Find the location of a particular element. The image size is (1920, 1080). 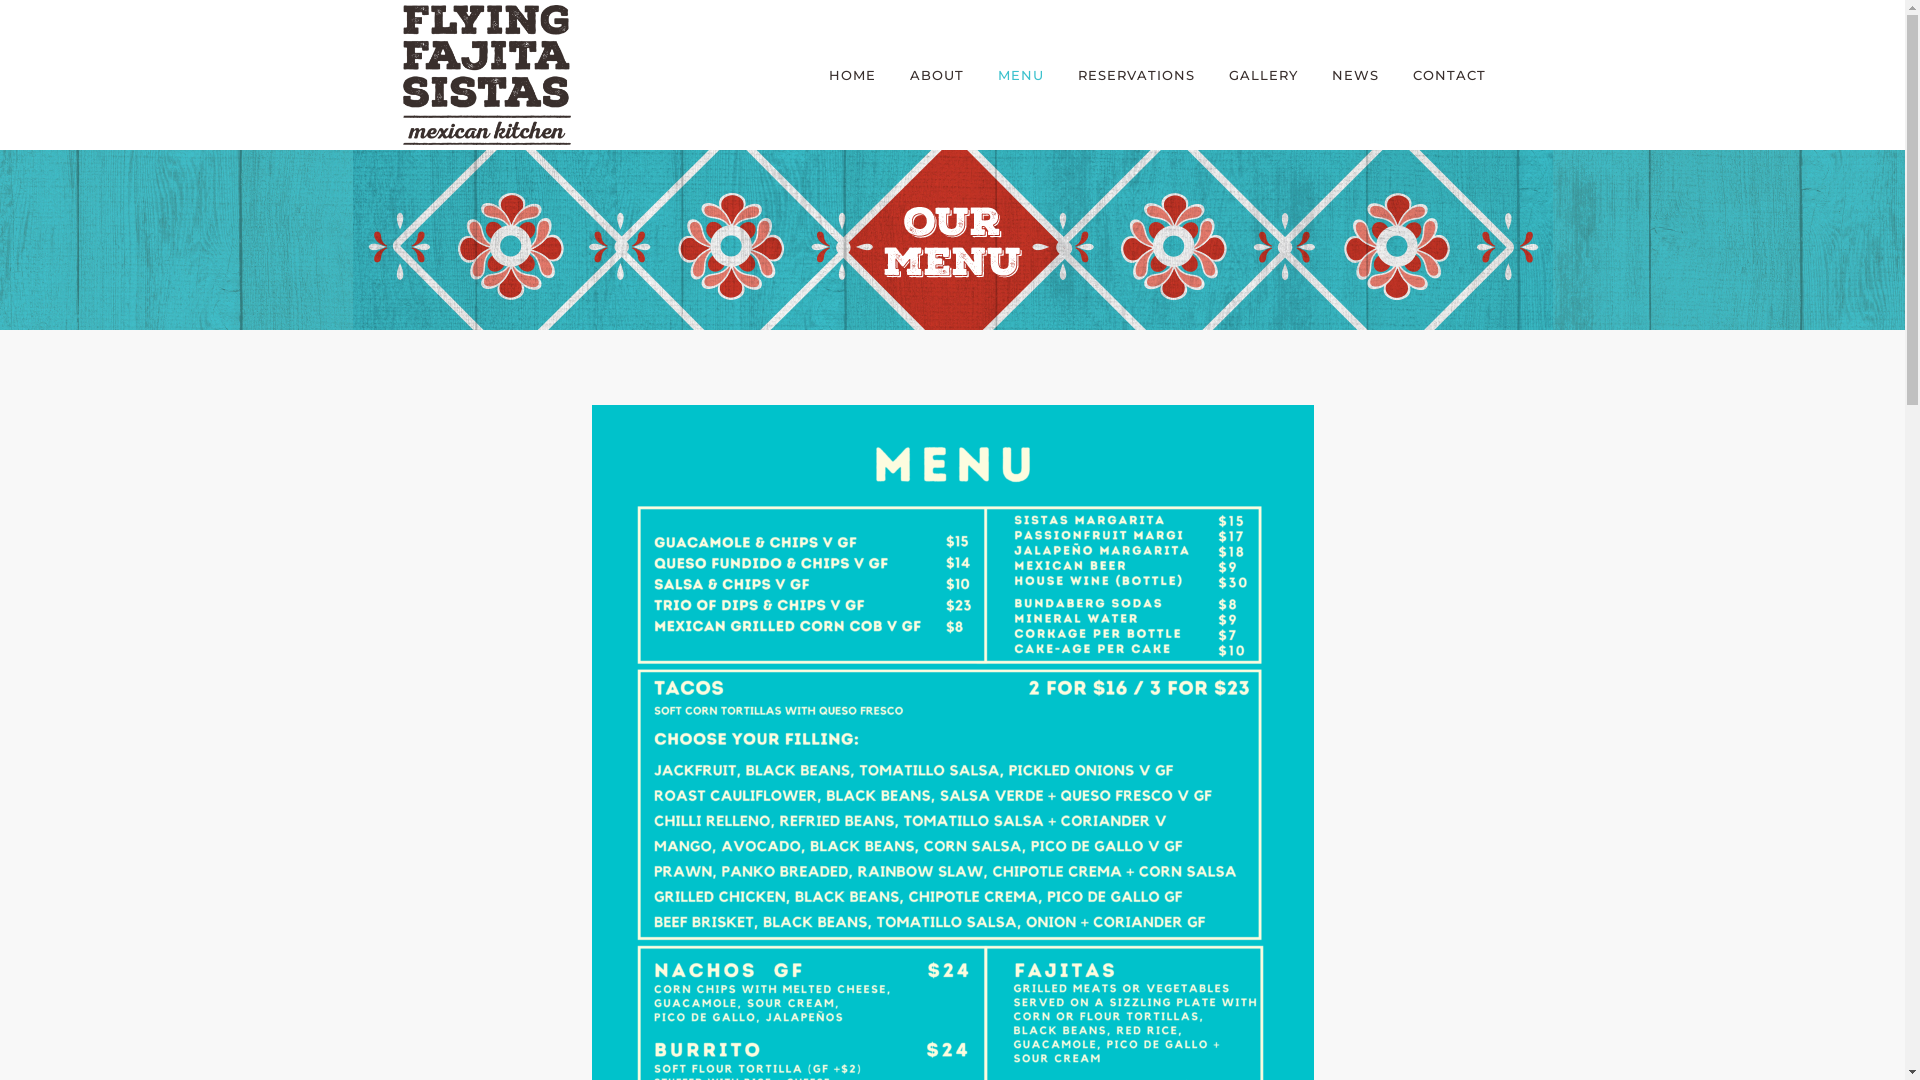

'NEWS' is located at coordinates (1354, 73).